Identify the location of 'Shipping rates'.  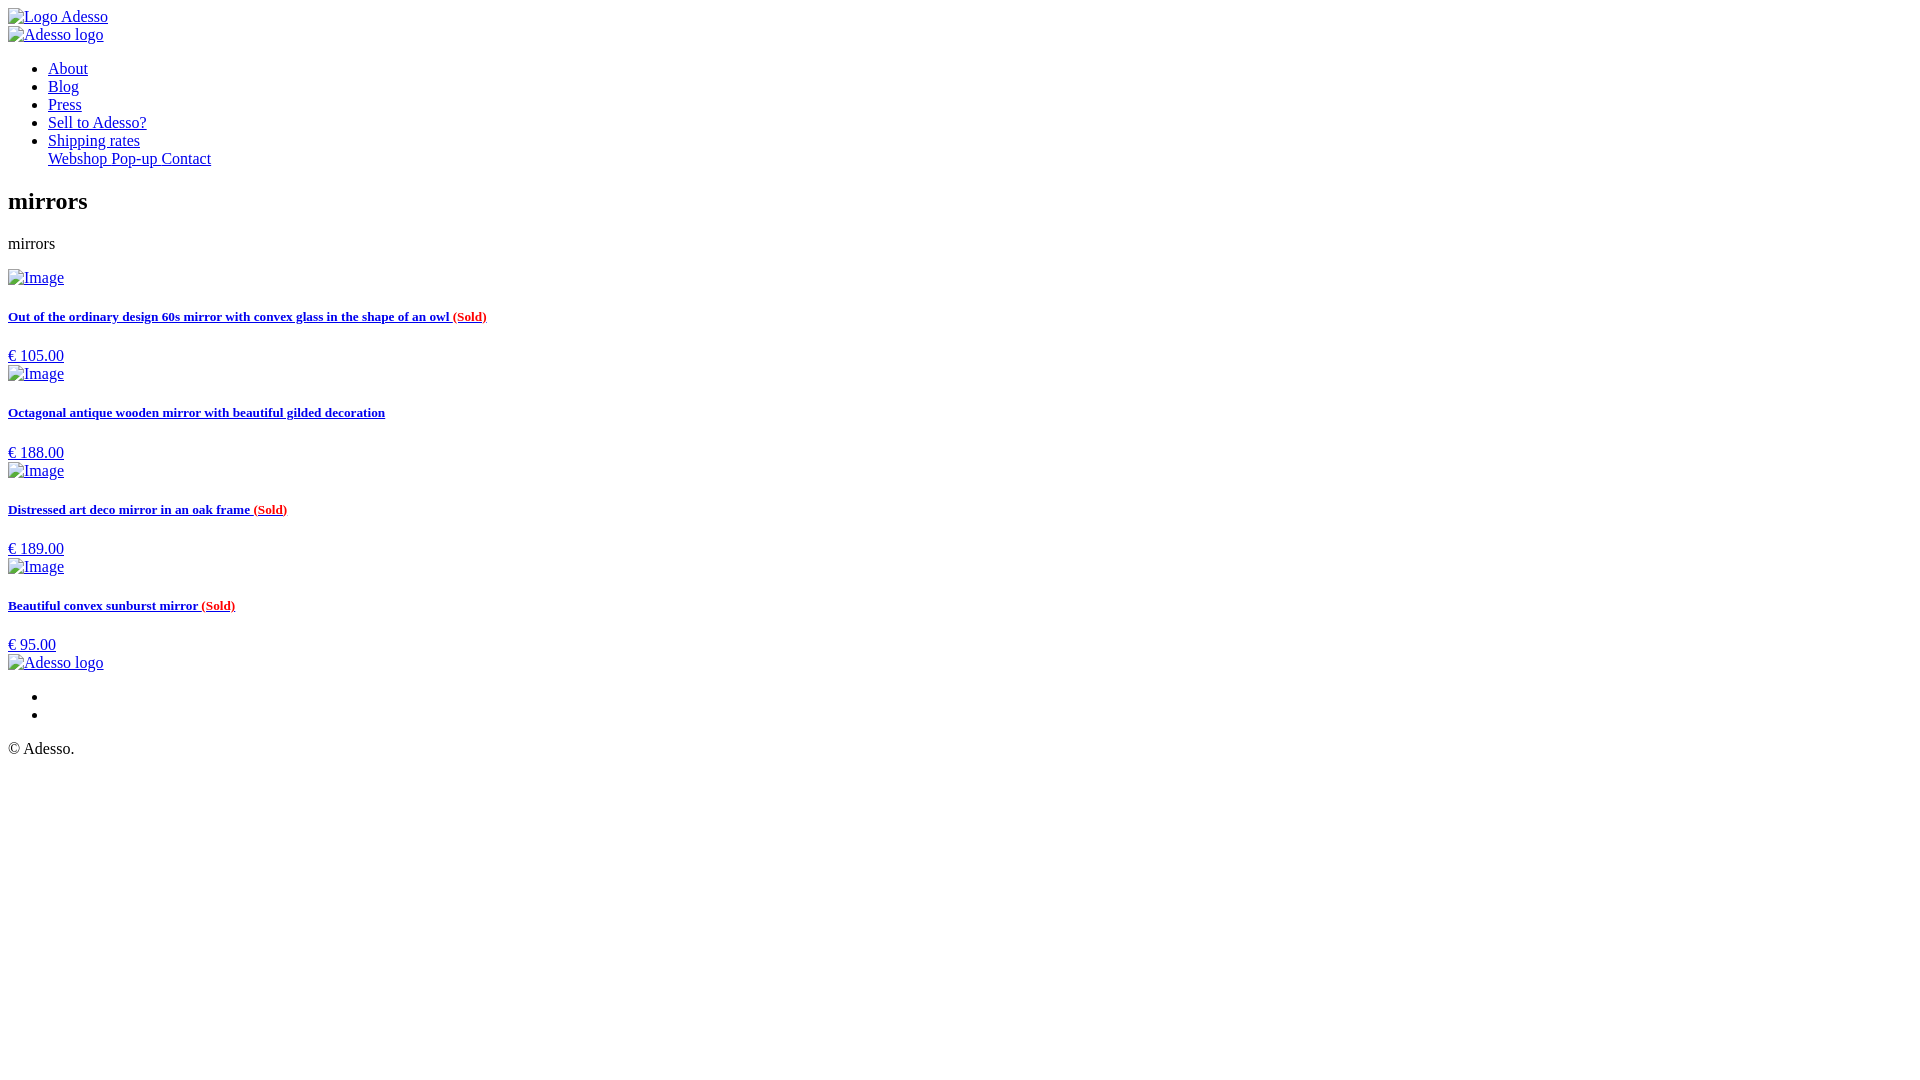
(48, 139).